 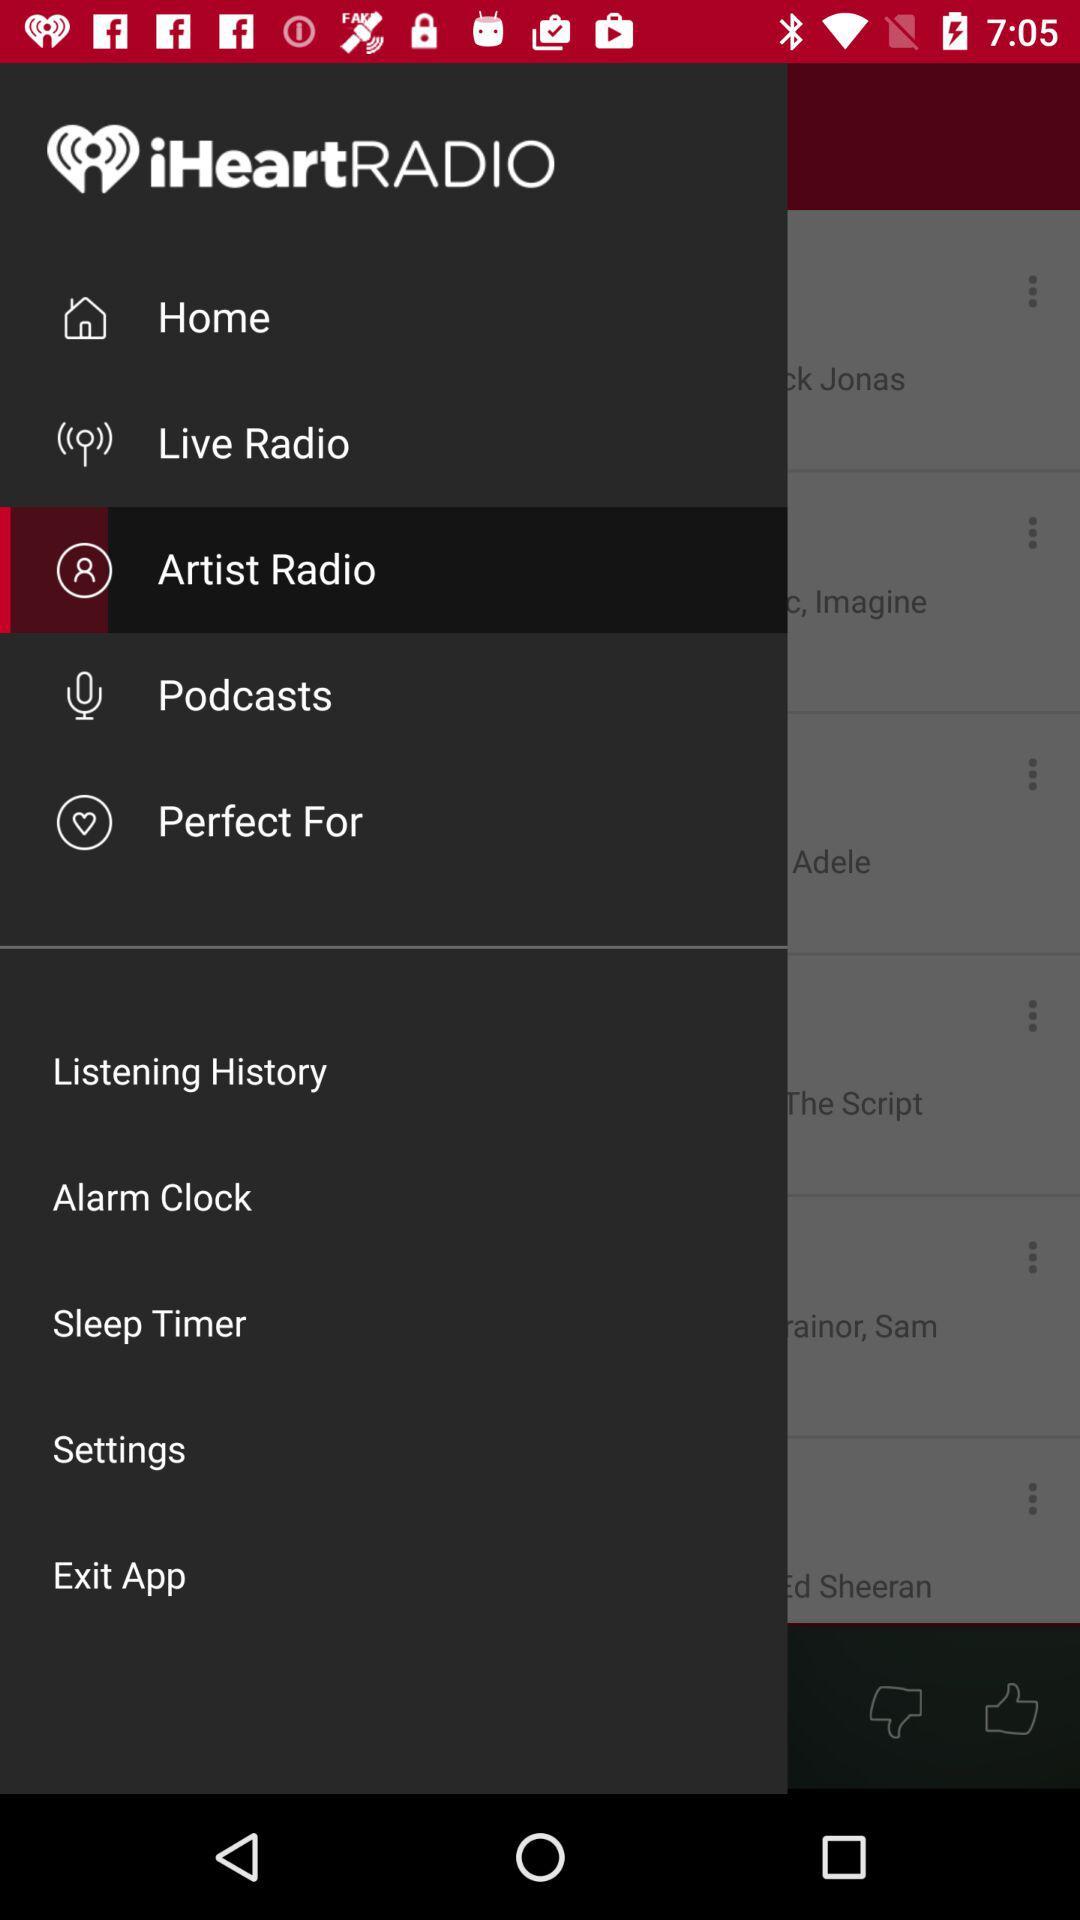 What do you see at coordinates (894, 1708) in the screenshot?
I see `the thumbs_down icon` at bounding box center [894, 1708].